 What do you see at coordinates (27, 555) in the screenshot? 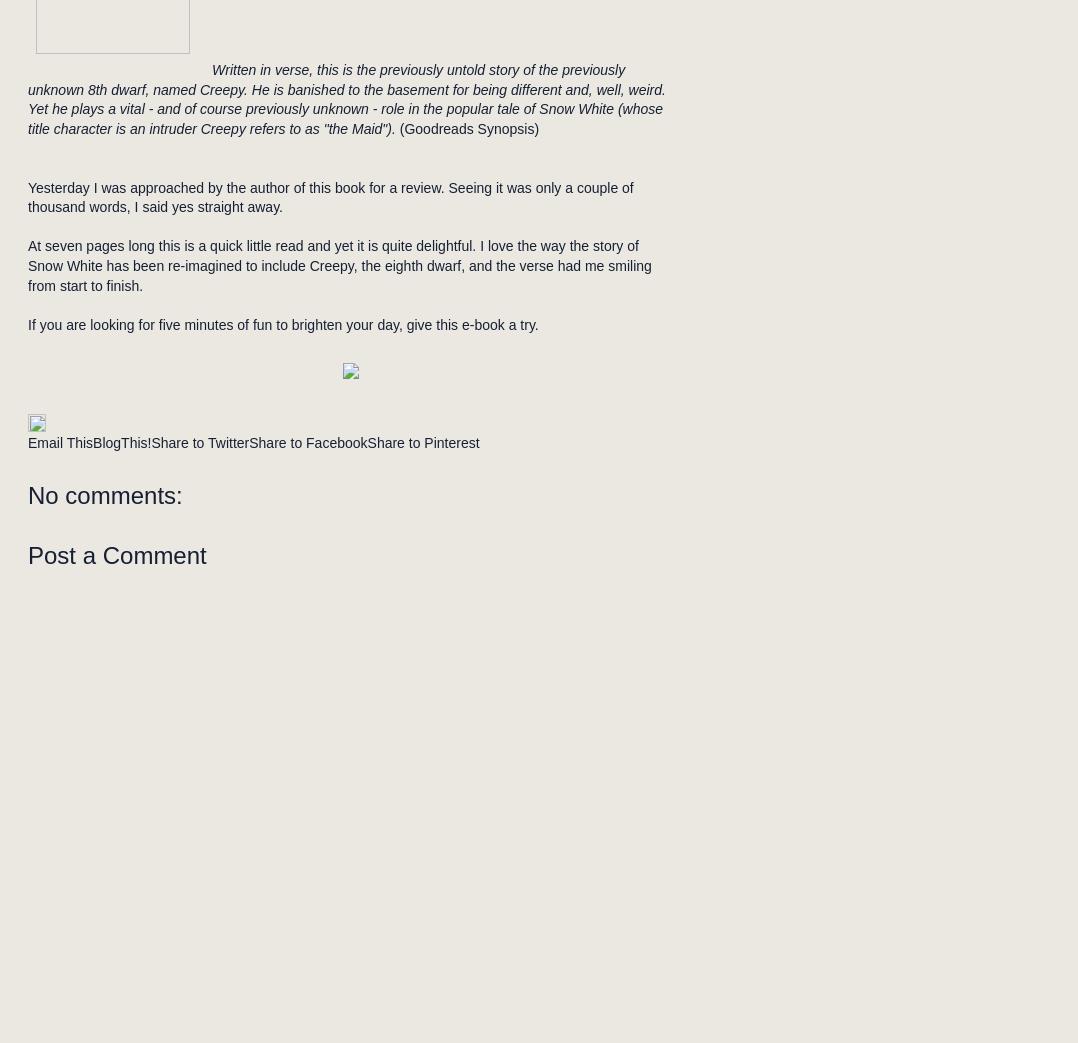
I see `'Post a Comment'` at bounding box center [27, 555].